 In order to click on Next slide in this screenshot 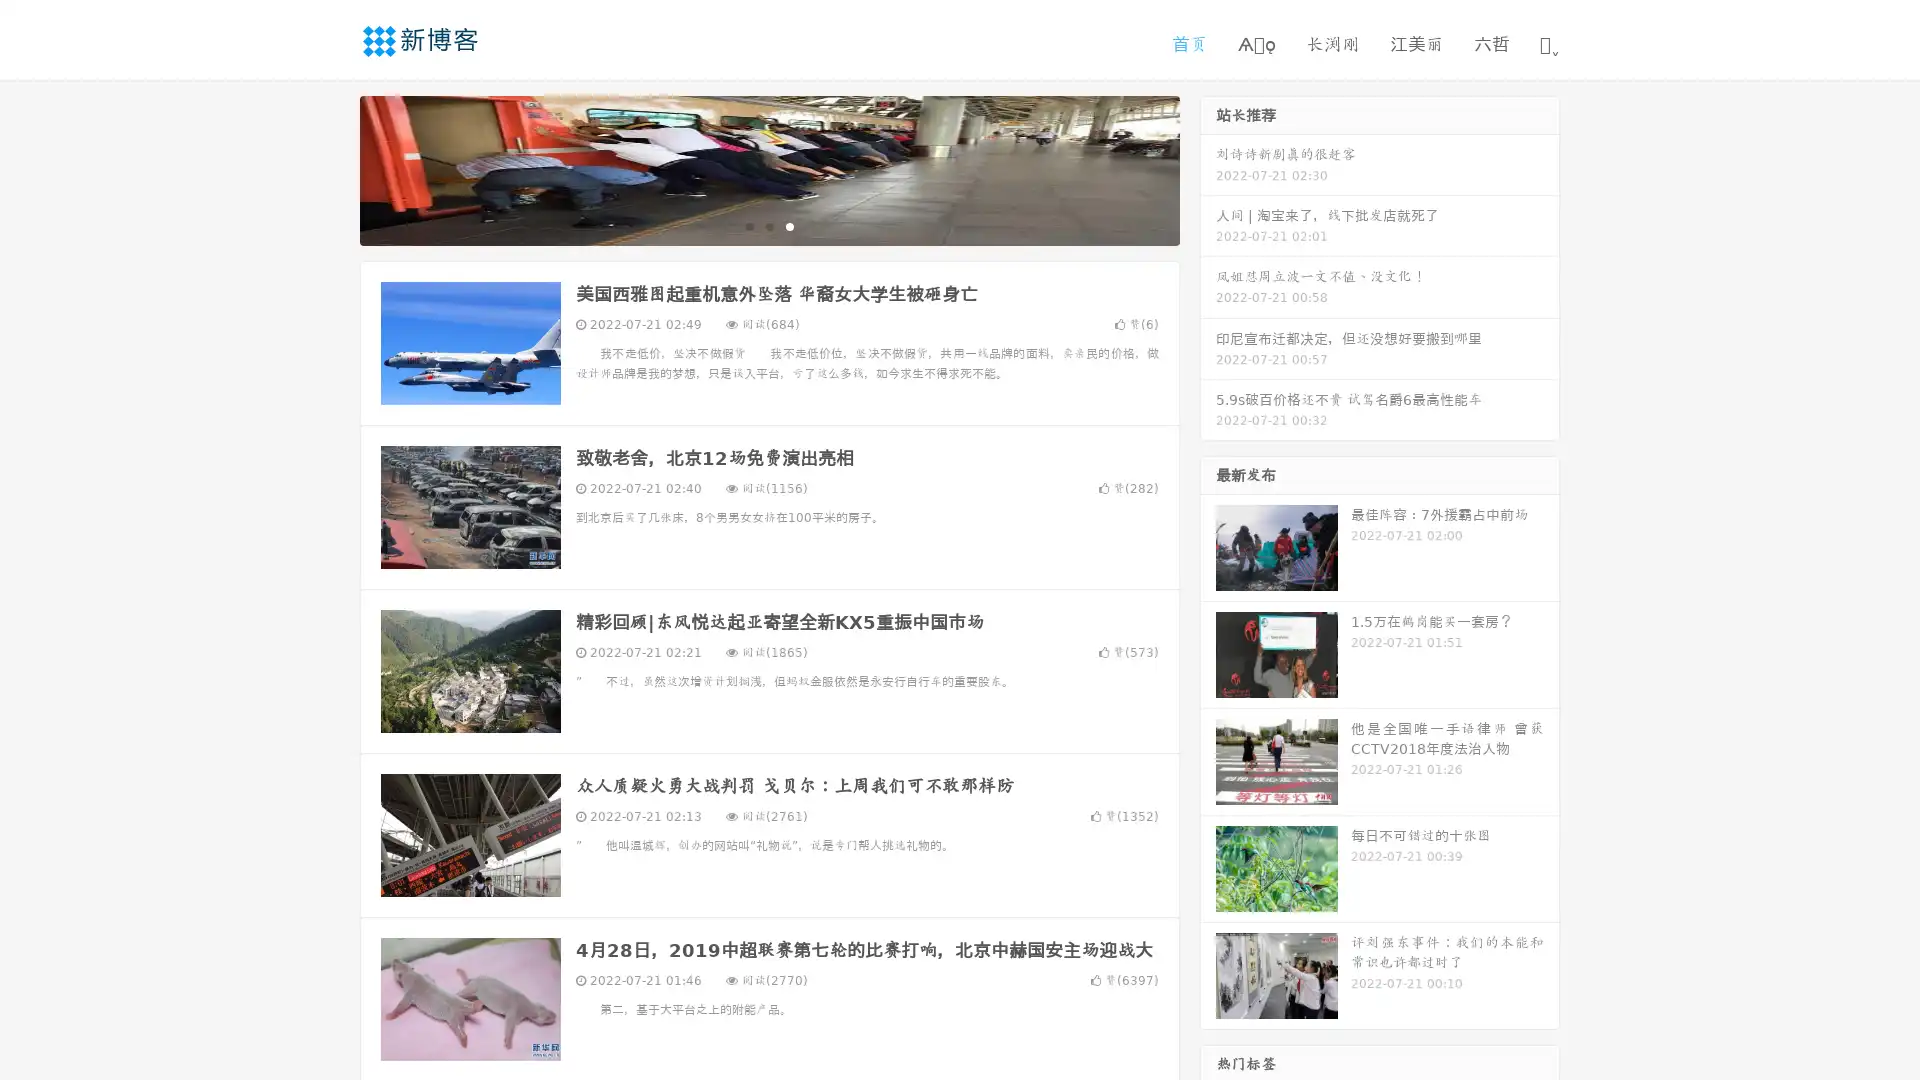, I will do `click(1208, 168)`.